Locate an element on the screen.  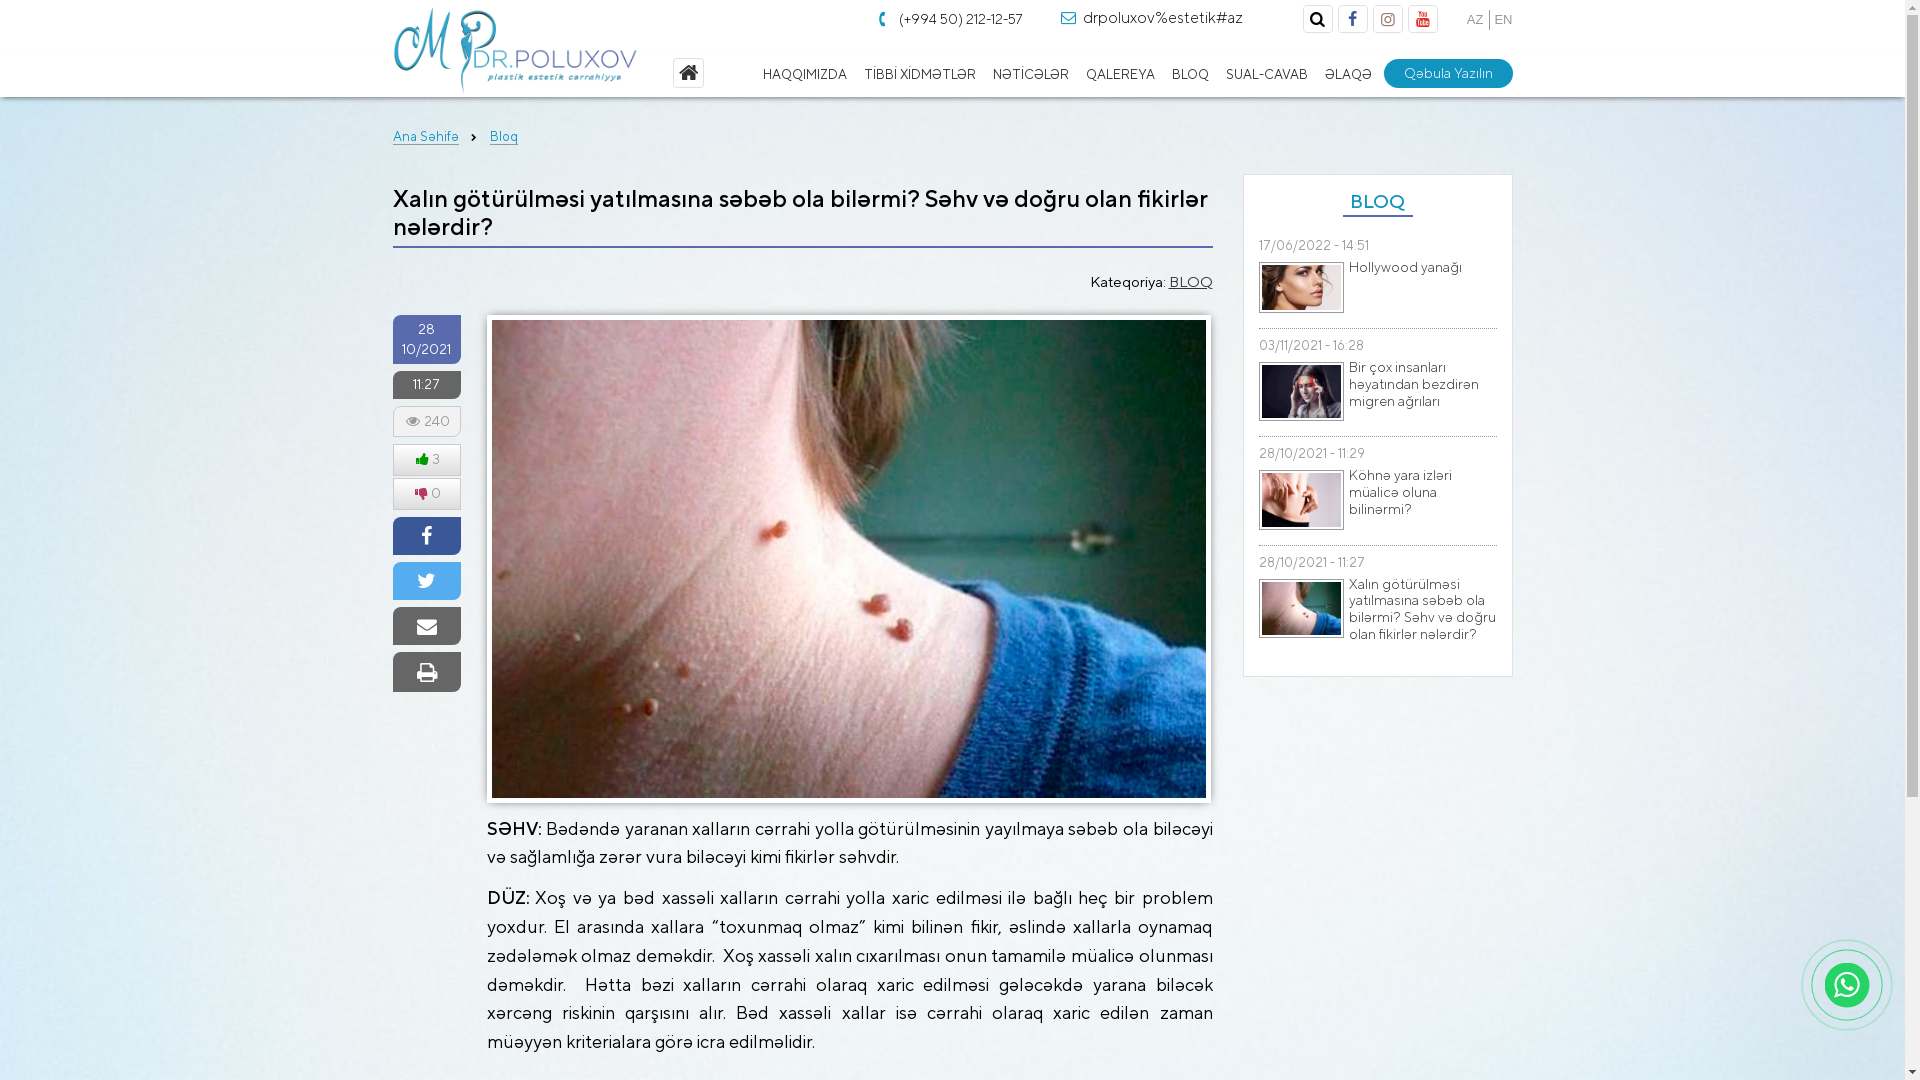
'Print' is located at coordinates (425, 672).